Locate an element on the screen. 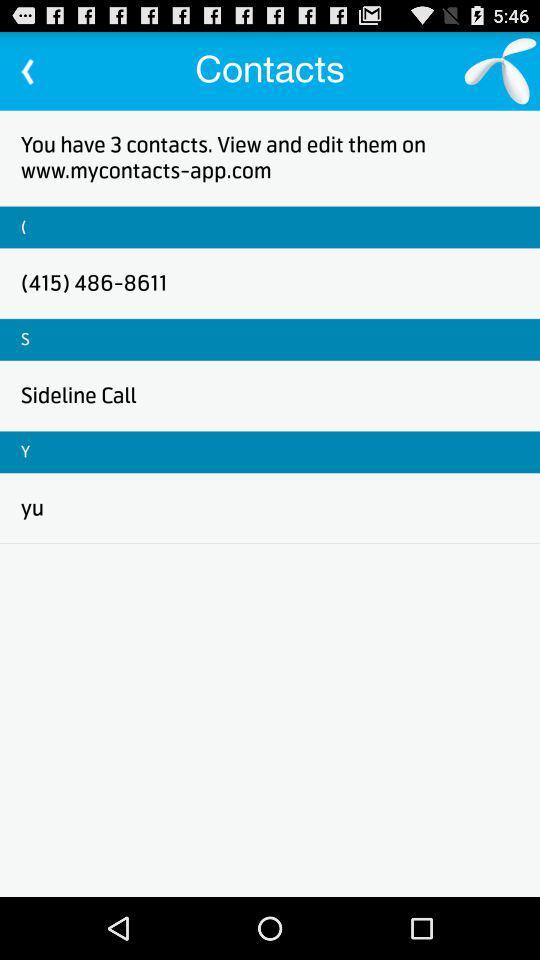 The image size is (540, 960). icon below (415) 486-8611 icon is located at coordinates (24, 339).